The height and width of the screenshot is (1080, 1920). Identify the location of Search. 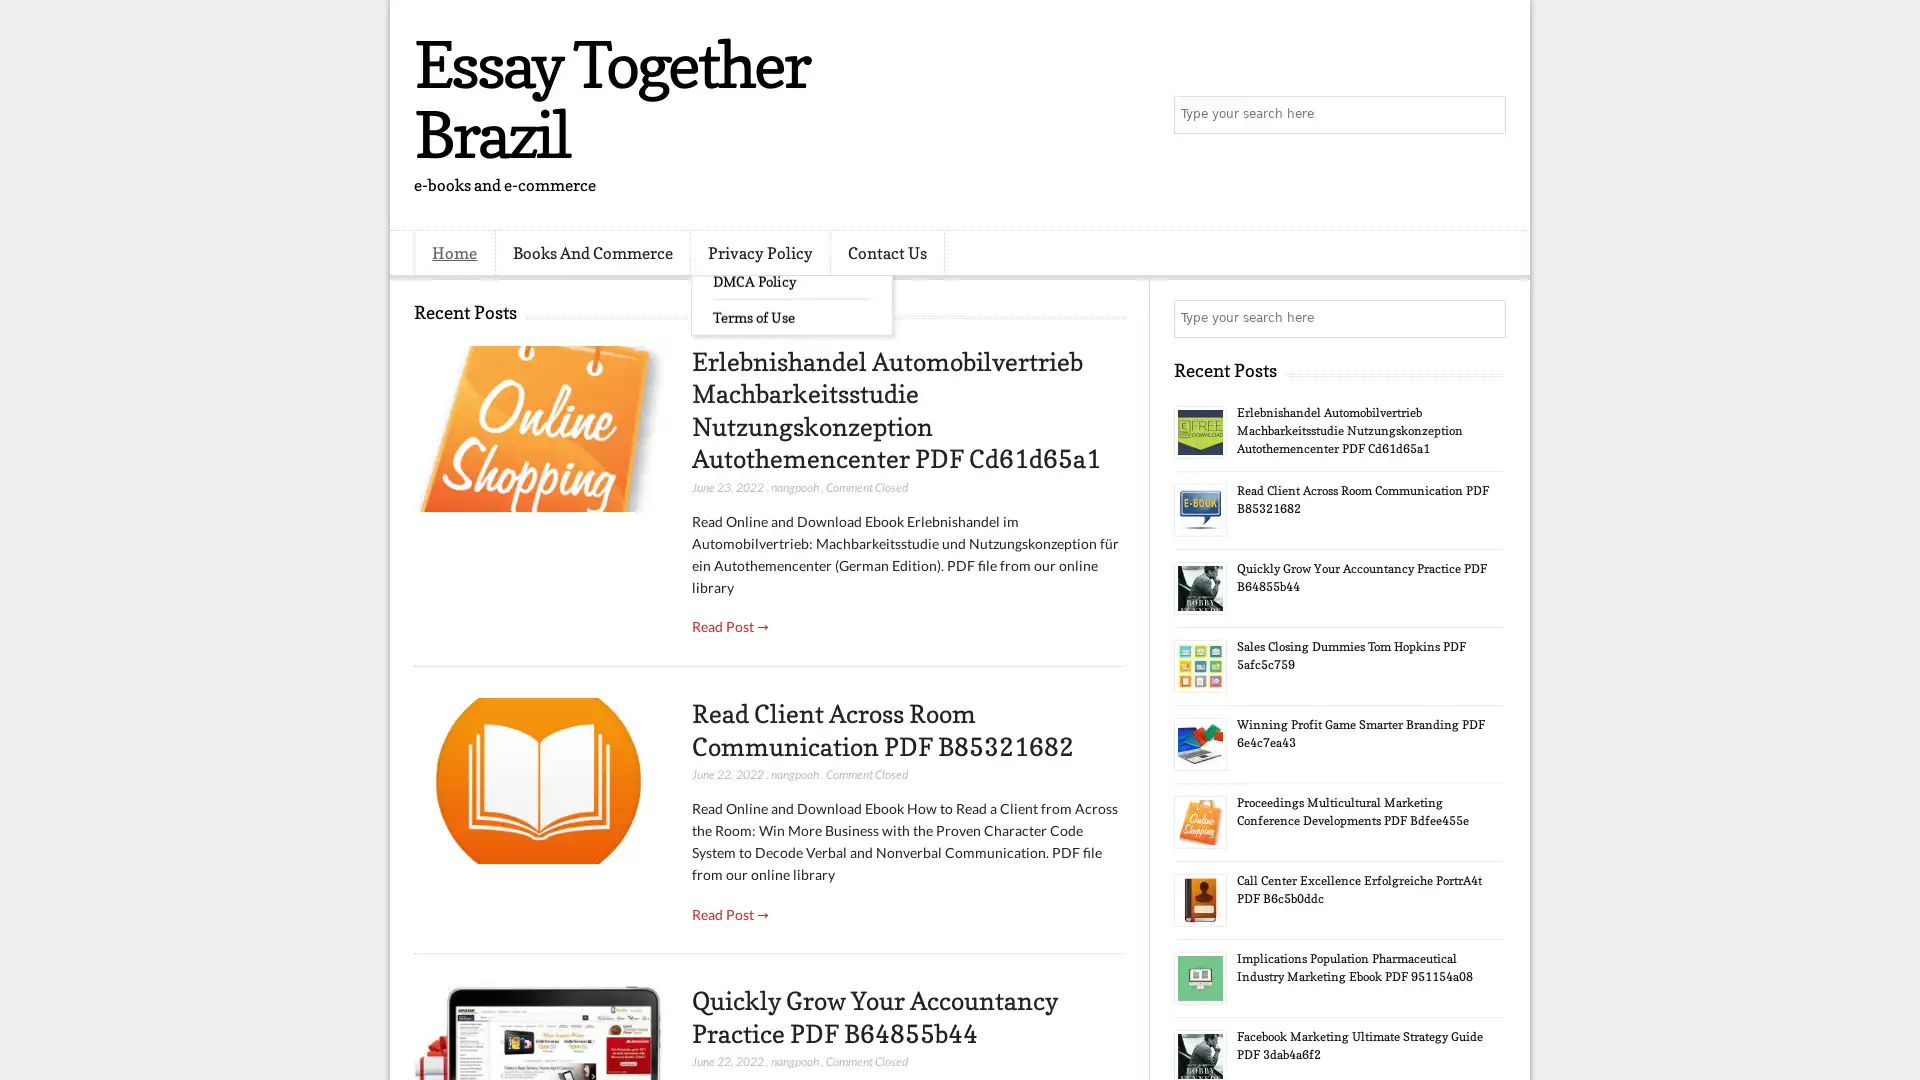
(1485, 115).